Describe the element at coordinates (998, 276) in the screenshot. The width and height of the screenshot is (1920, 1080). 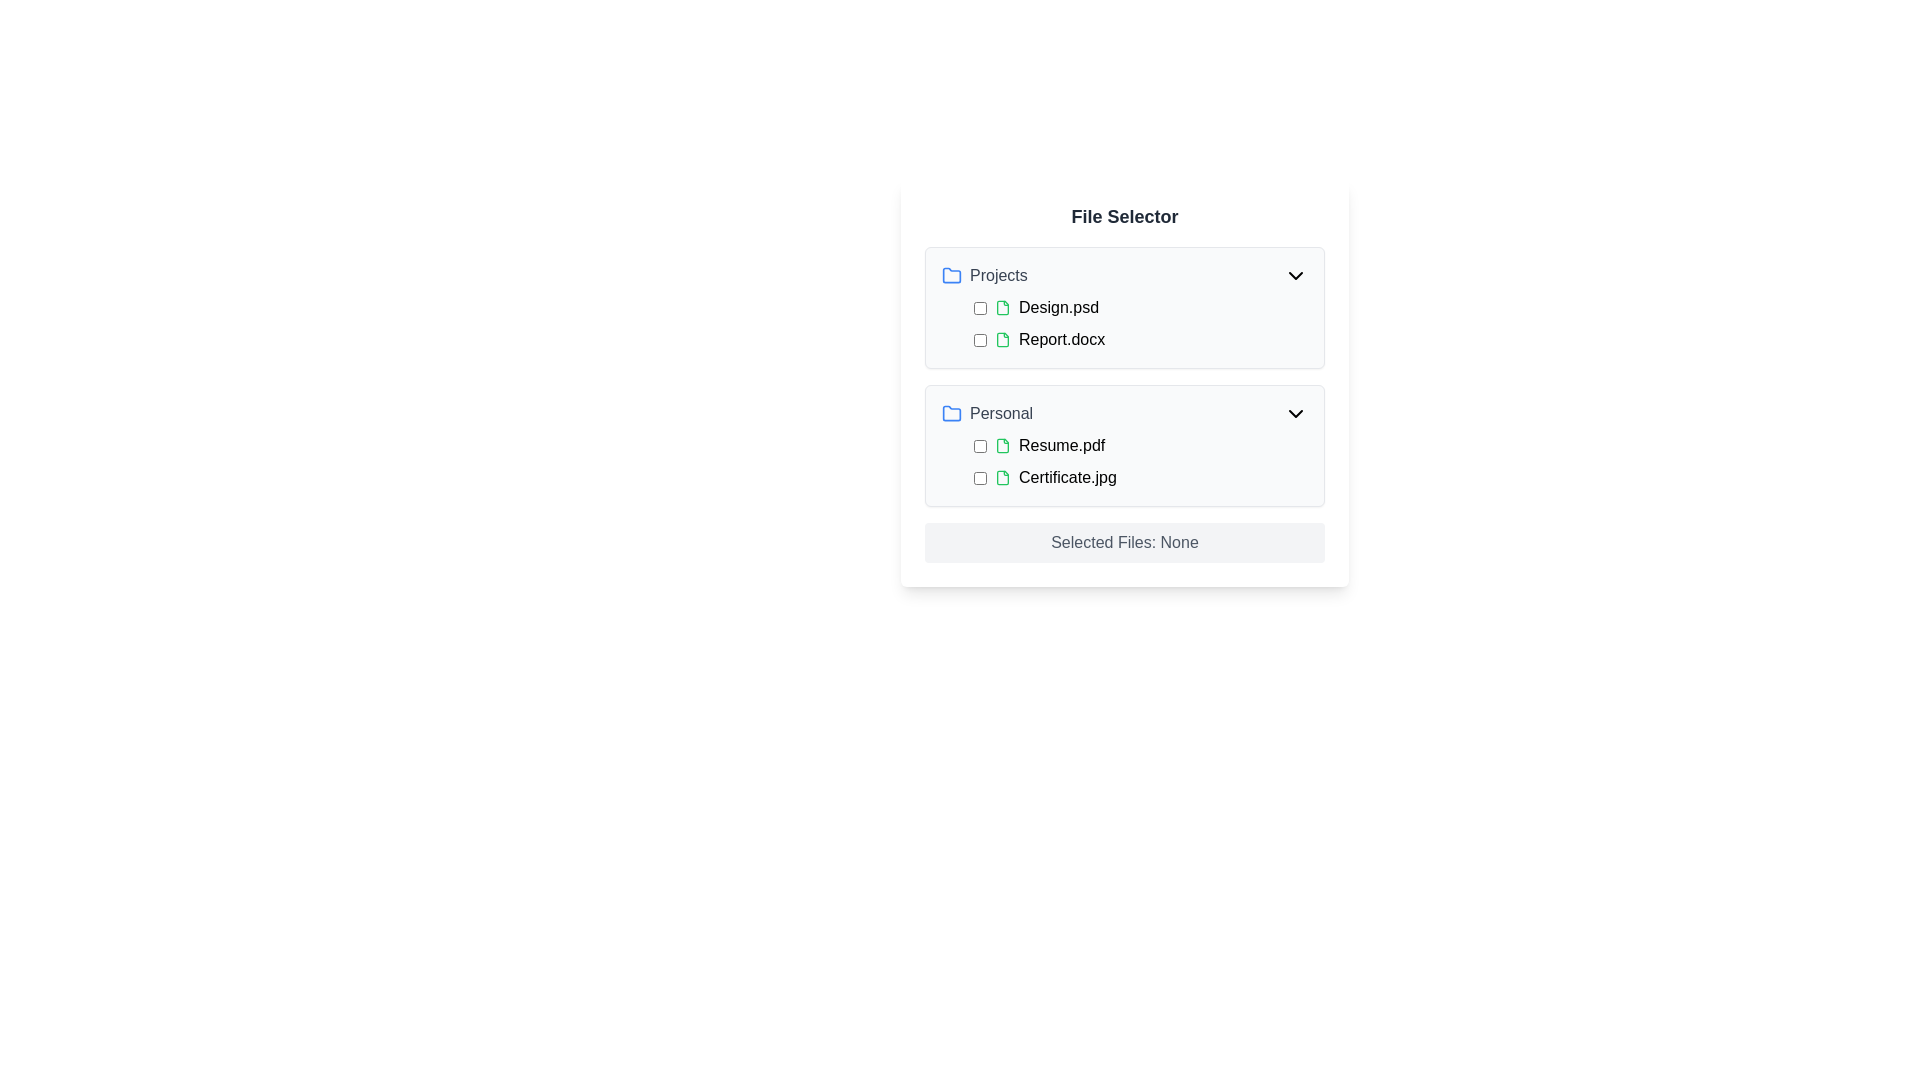
I see `the 'Projects' text label in the upper section of the file selector interface, which serves as the title for a category representing a group of files` at that location.